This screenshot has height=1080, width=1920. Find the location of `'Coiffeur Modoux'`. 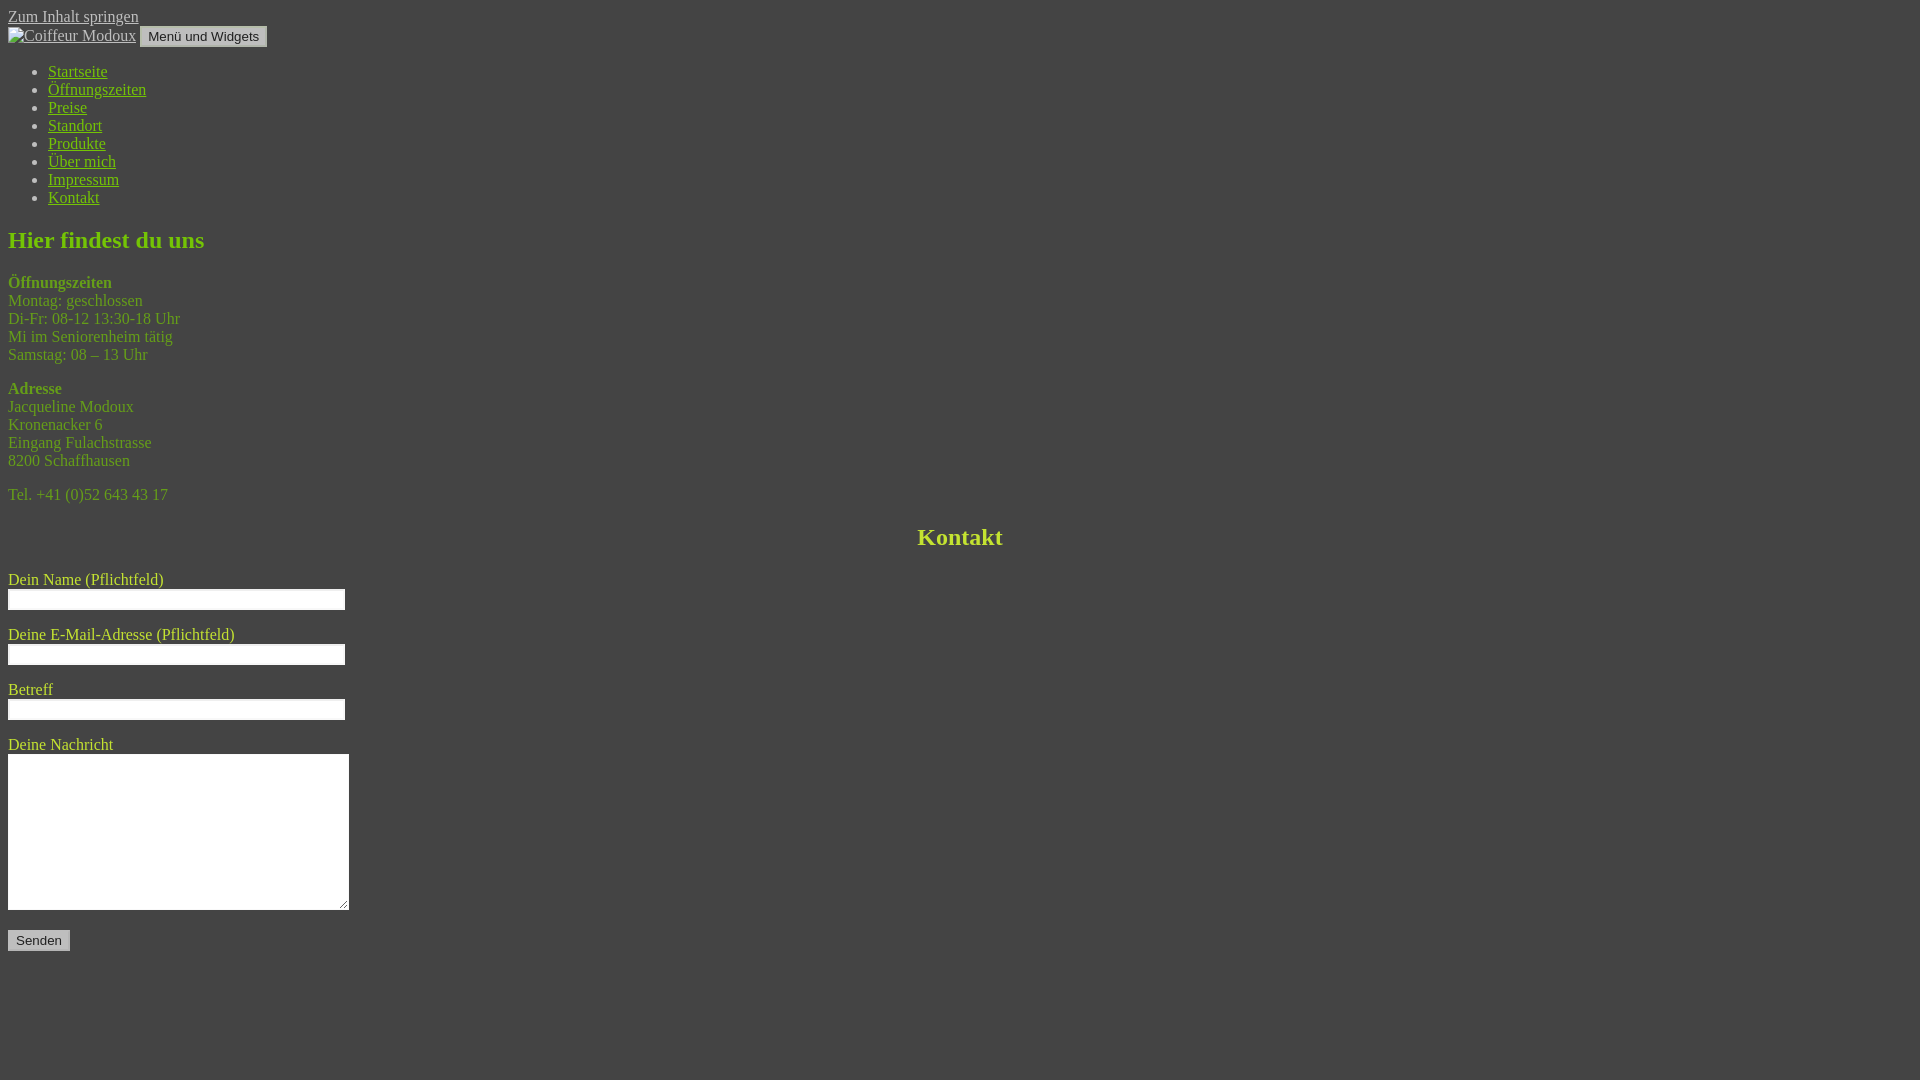

'Coiffeur Modoux' is located at coordinates (63, 70).